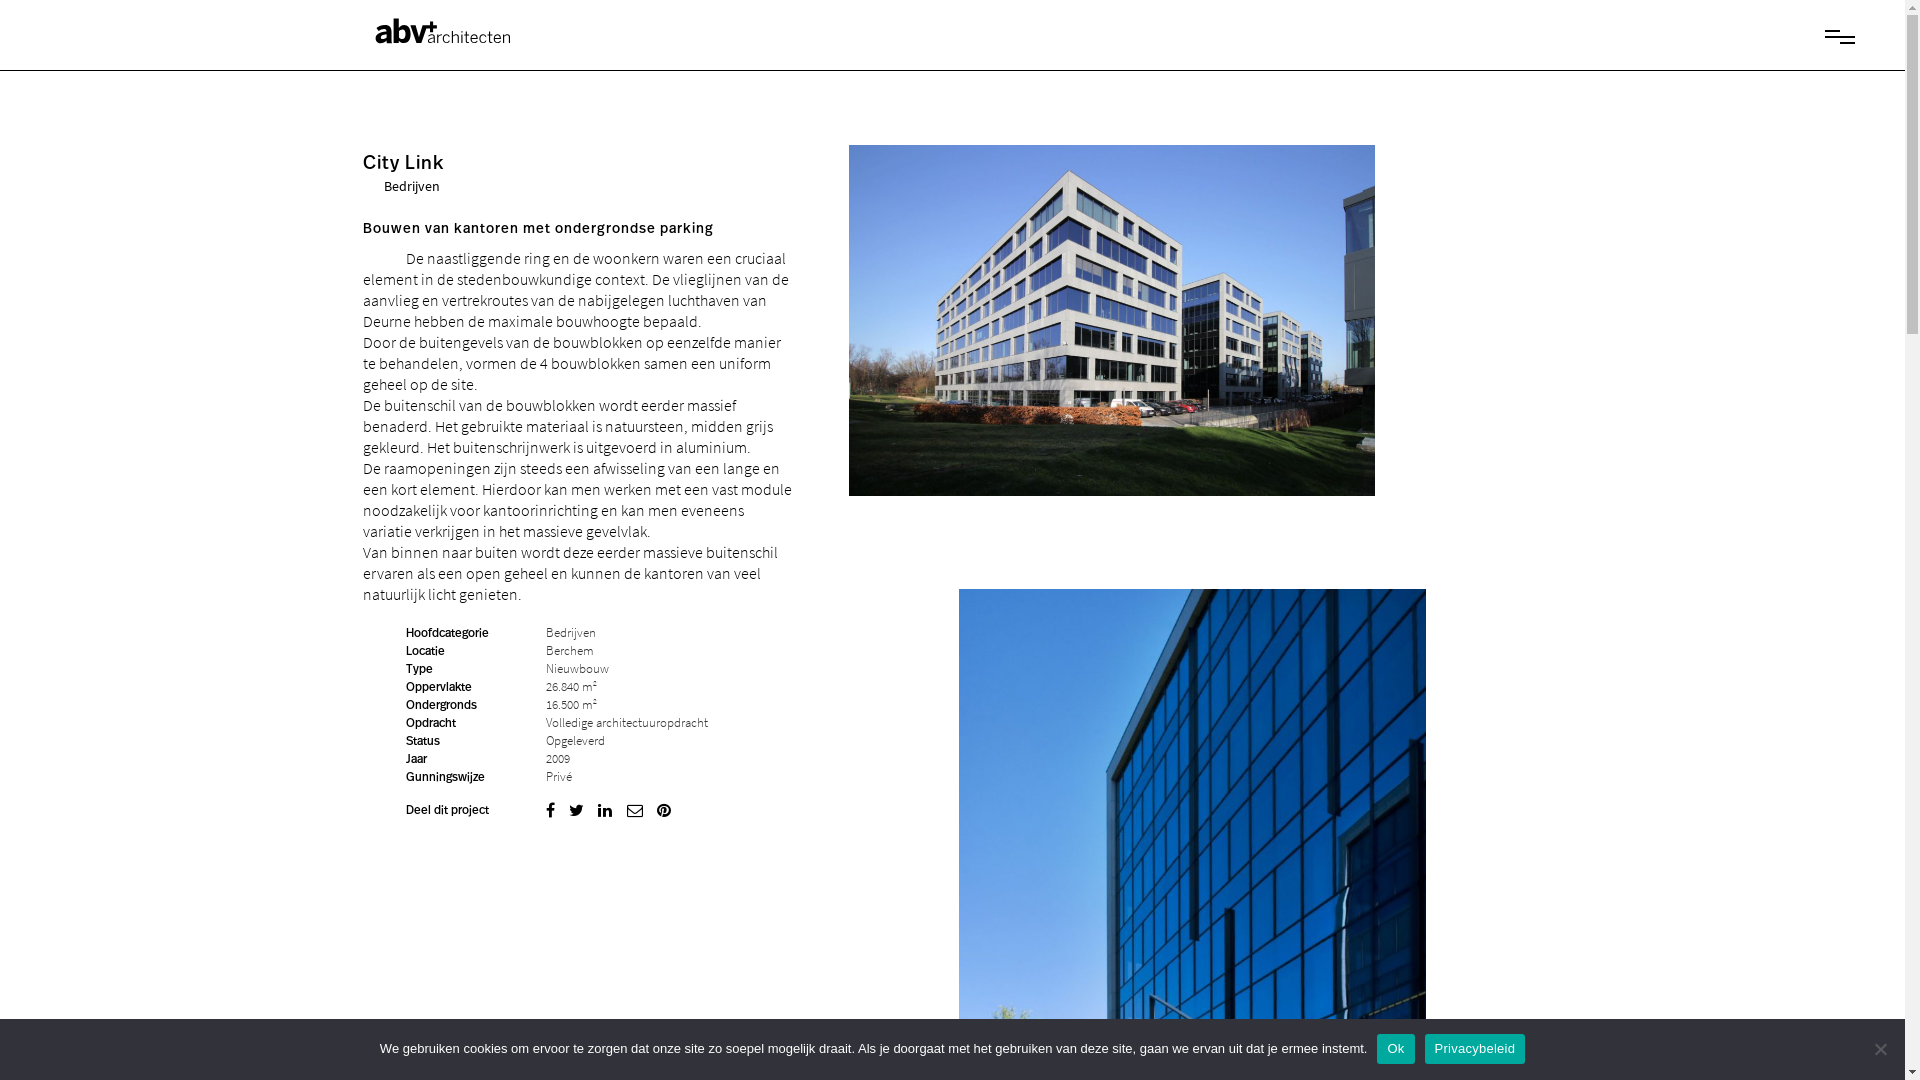  Describe the element at coordinates (1475, 1048) in the screenshot. I see `'Privacybeleid'` at that location.